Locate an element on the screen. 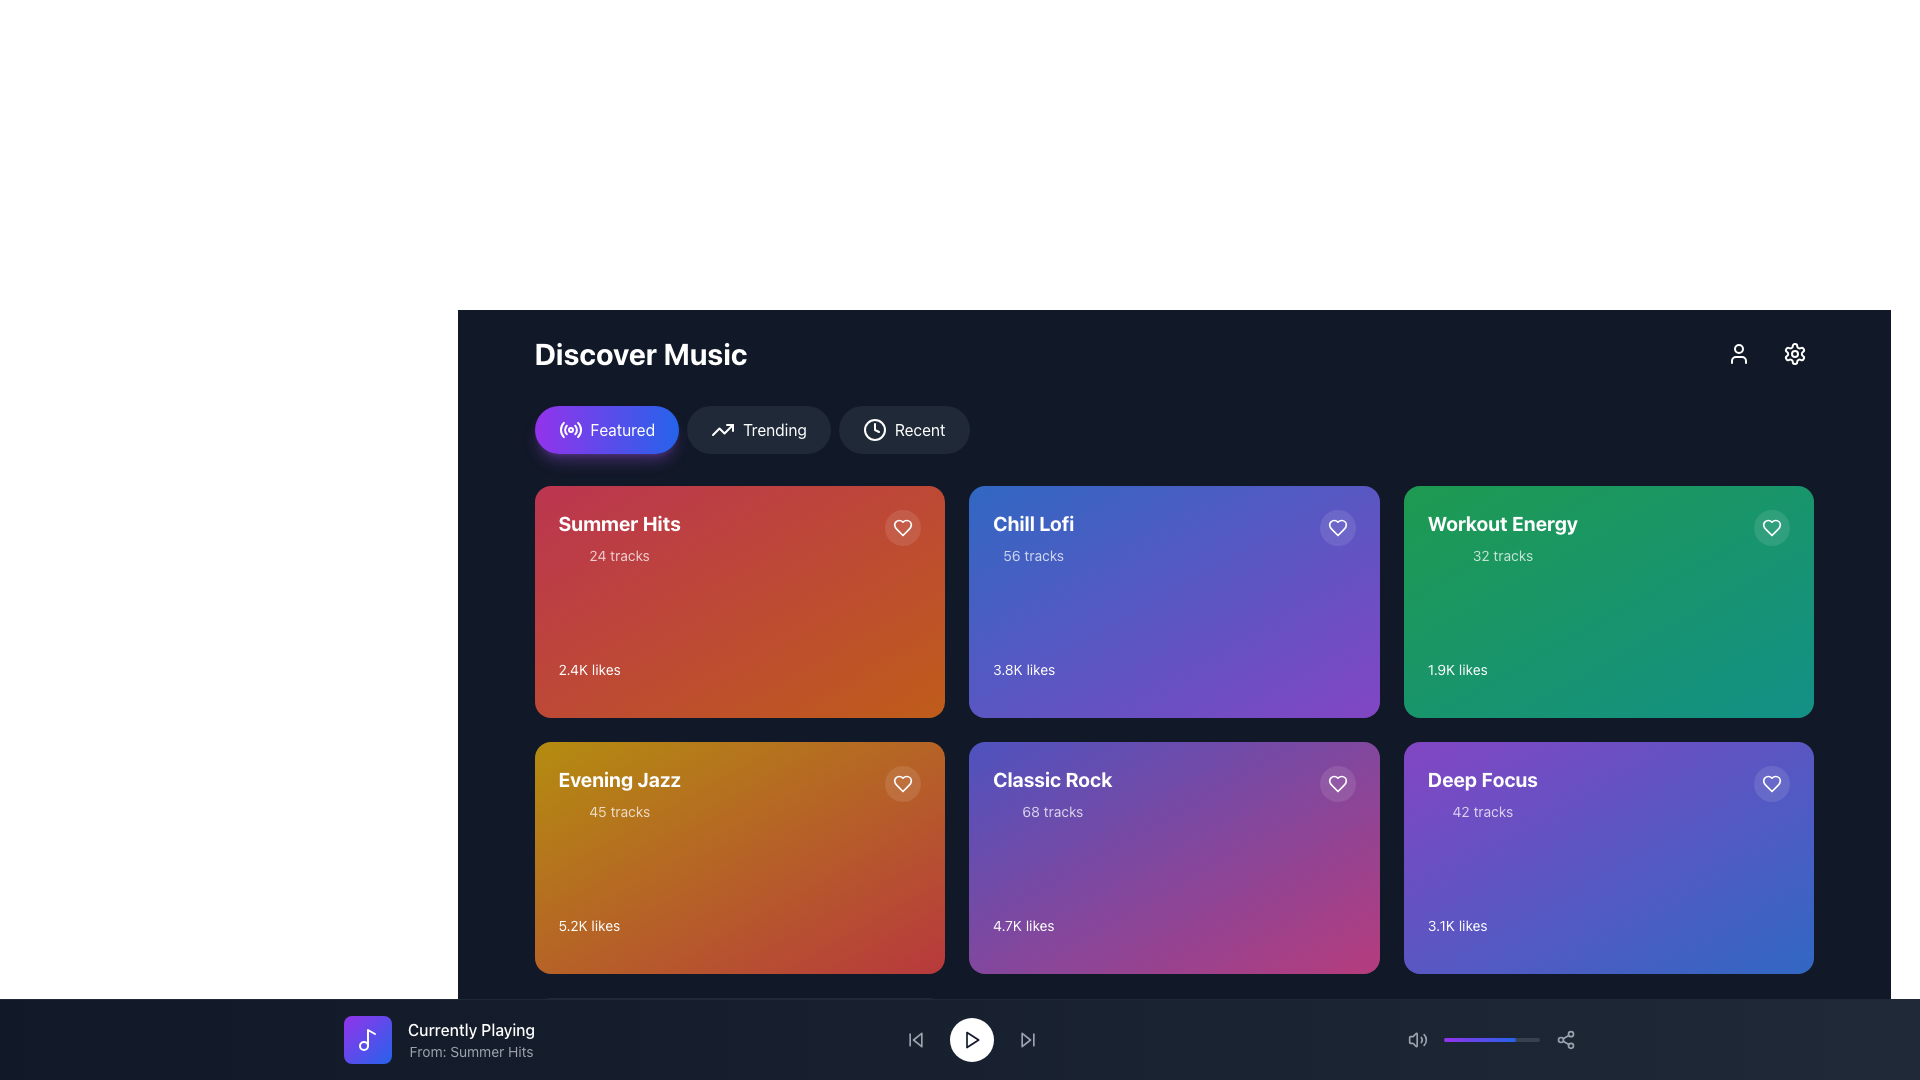  the 'Summer Hits' title text label in the top-left playlist card to enable accessibility tooltips is located at coordinates (618, 523).